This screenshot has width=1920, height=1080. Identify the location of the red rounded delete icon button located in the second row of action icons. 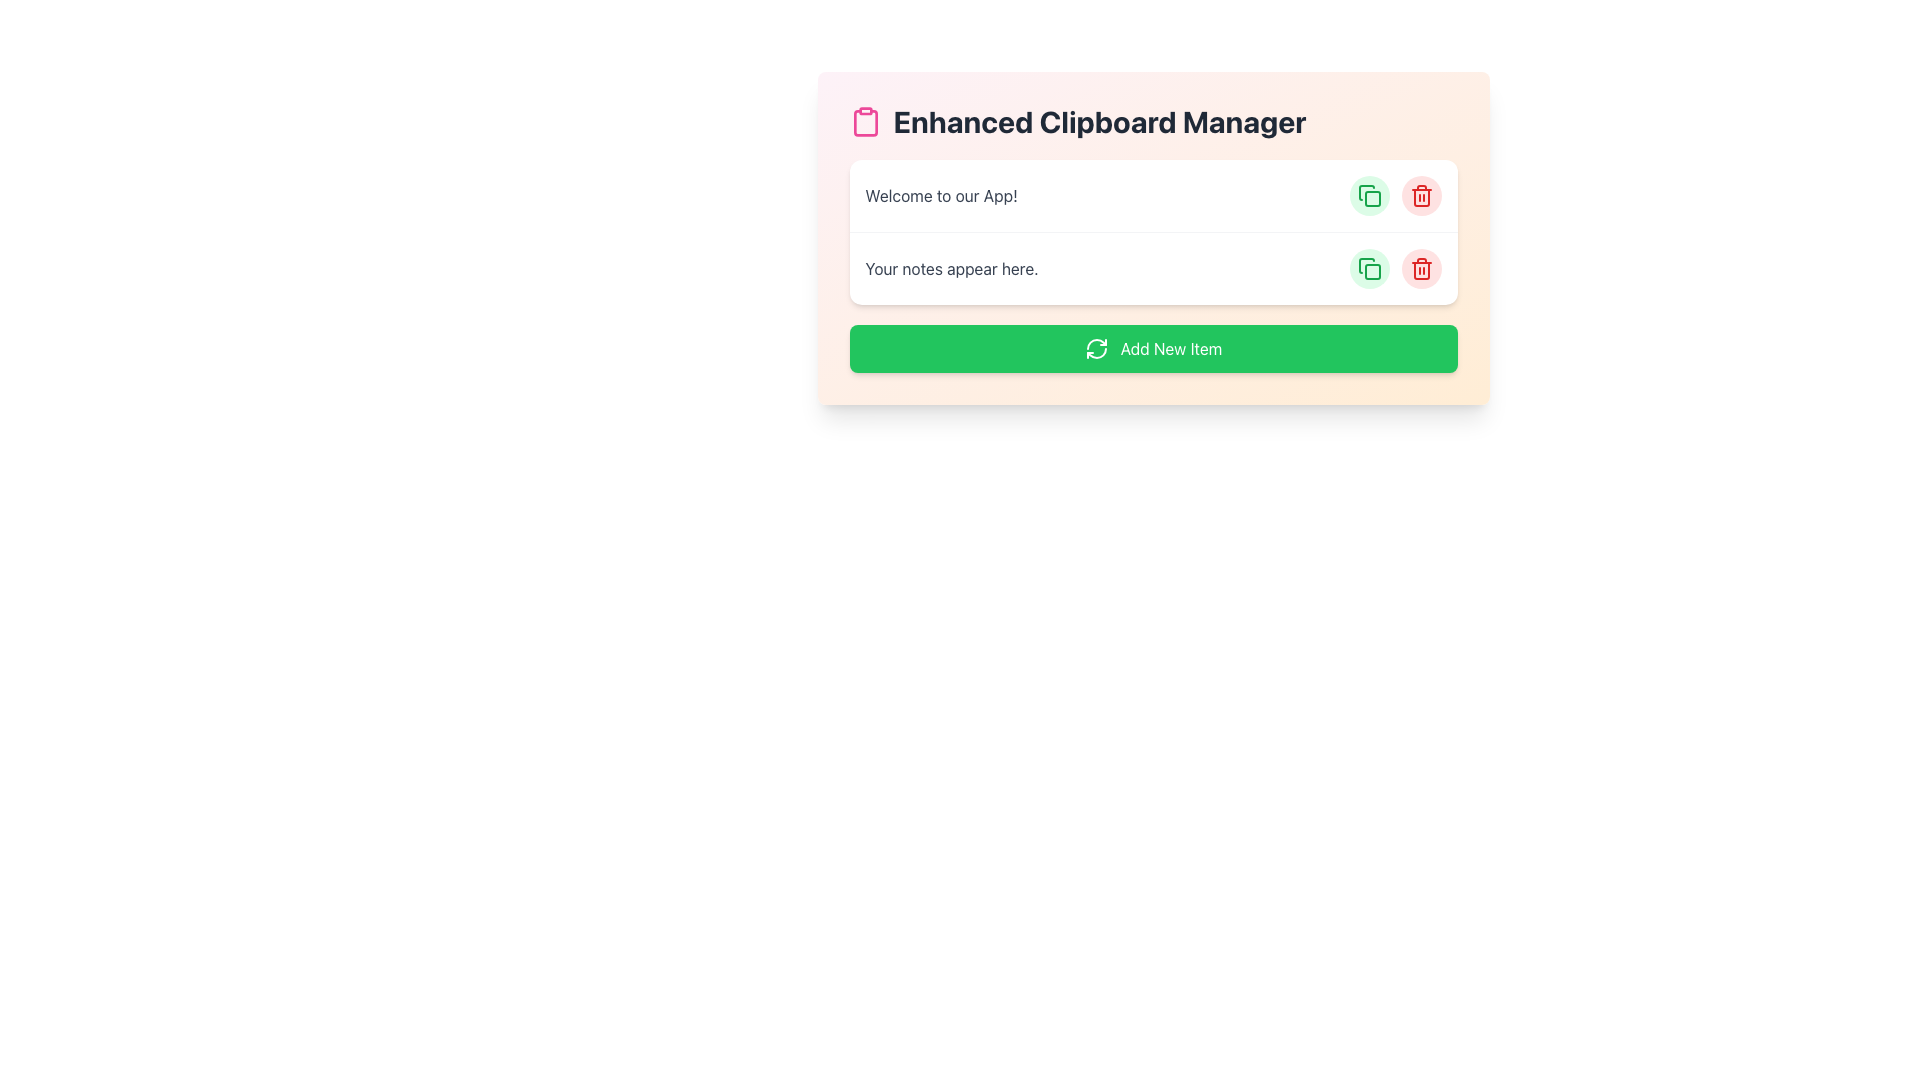
(1420, 268).